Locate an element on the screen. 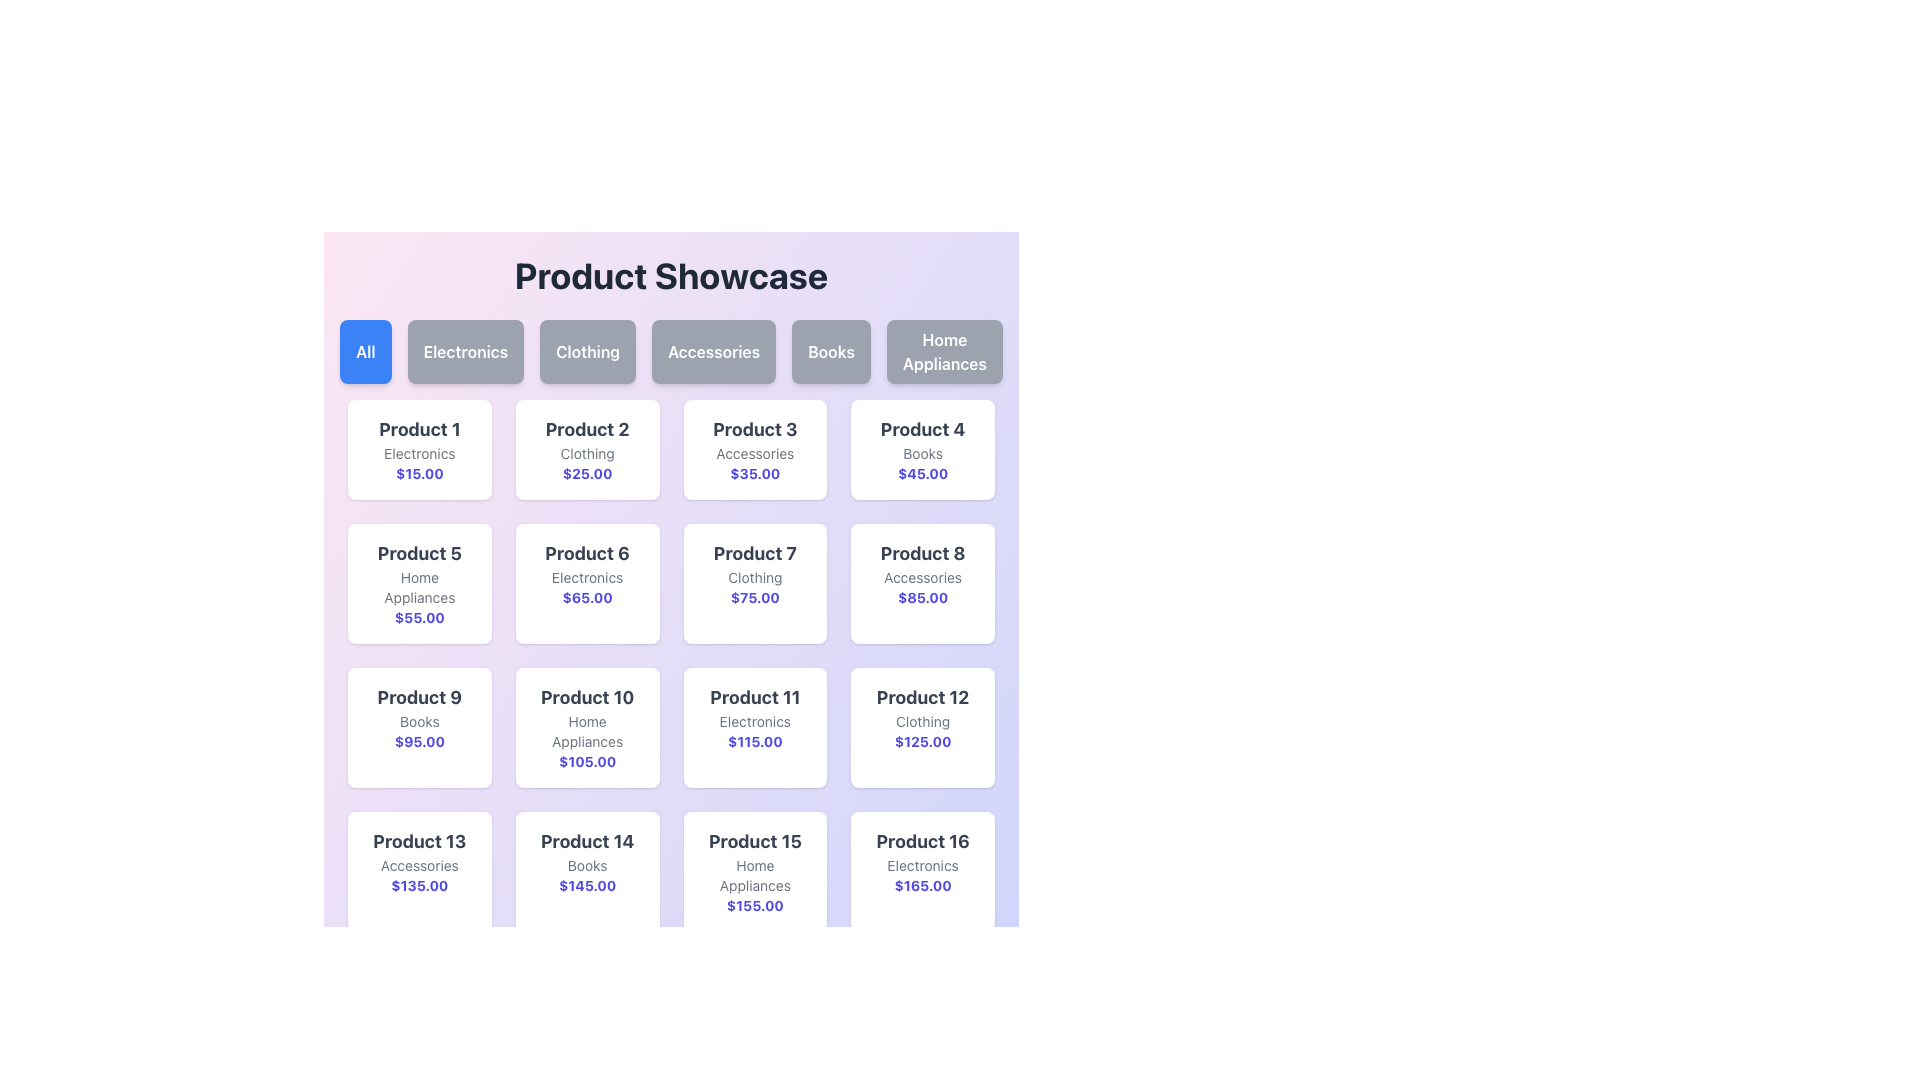 This screenshot has width=1920, height=1080. the Text Label displaying the product name in the thirteenth product card located in the bottom-left corner of the product showcase grid is located at coordinates (418, 841).